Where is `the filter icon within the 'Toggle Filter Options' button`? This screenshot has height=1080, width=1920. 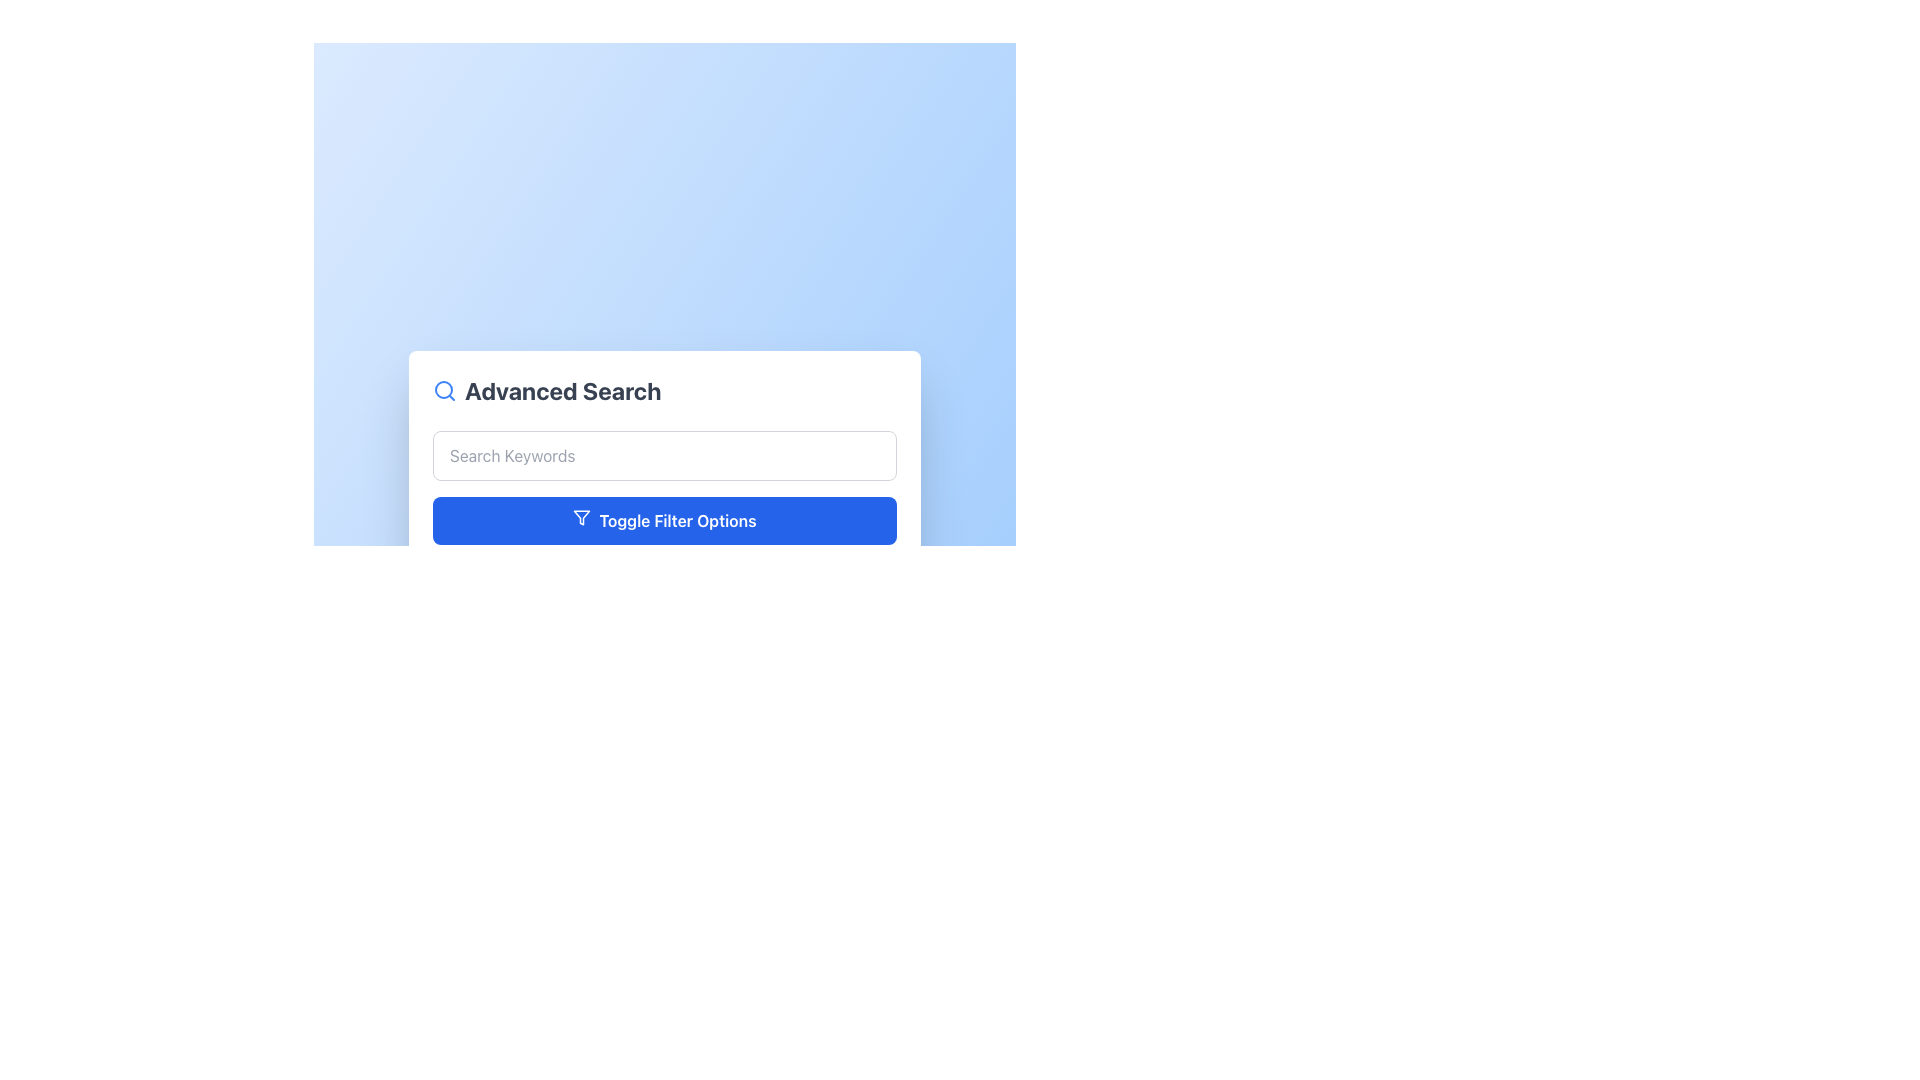 the filter icon within the 'Toggle Filter Options' button is located at coordinates (581, 516).